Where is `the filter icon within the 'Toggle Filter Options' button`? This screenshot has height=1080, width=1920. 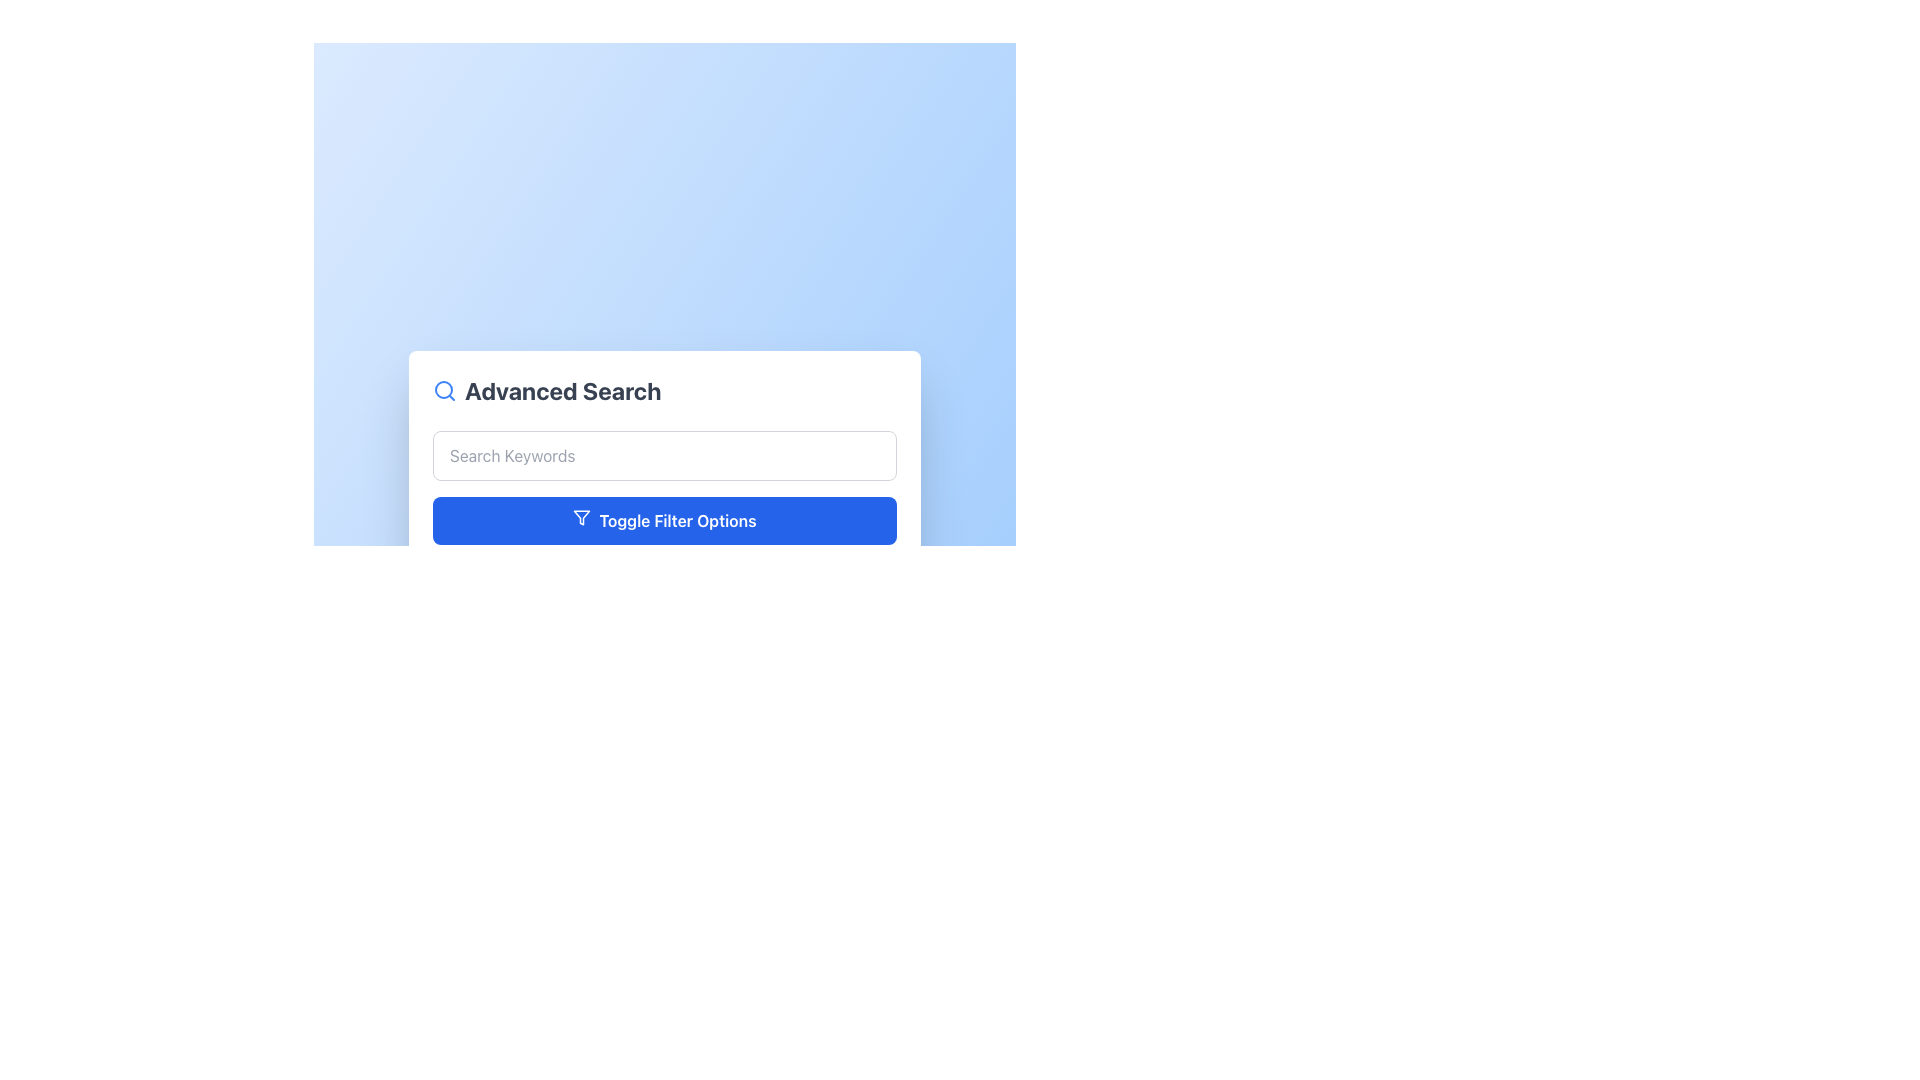 the filter icon within the 'Toggle Filter Options' button is located at coordinates (581, 516).